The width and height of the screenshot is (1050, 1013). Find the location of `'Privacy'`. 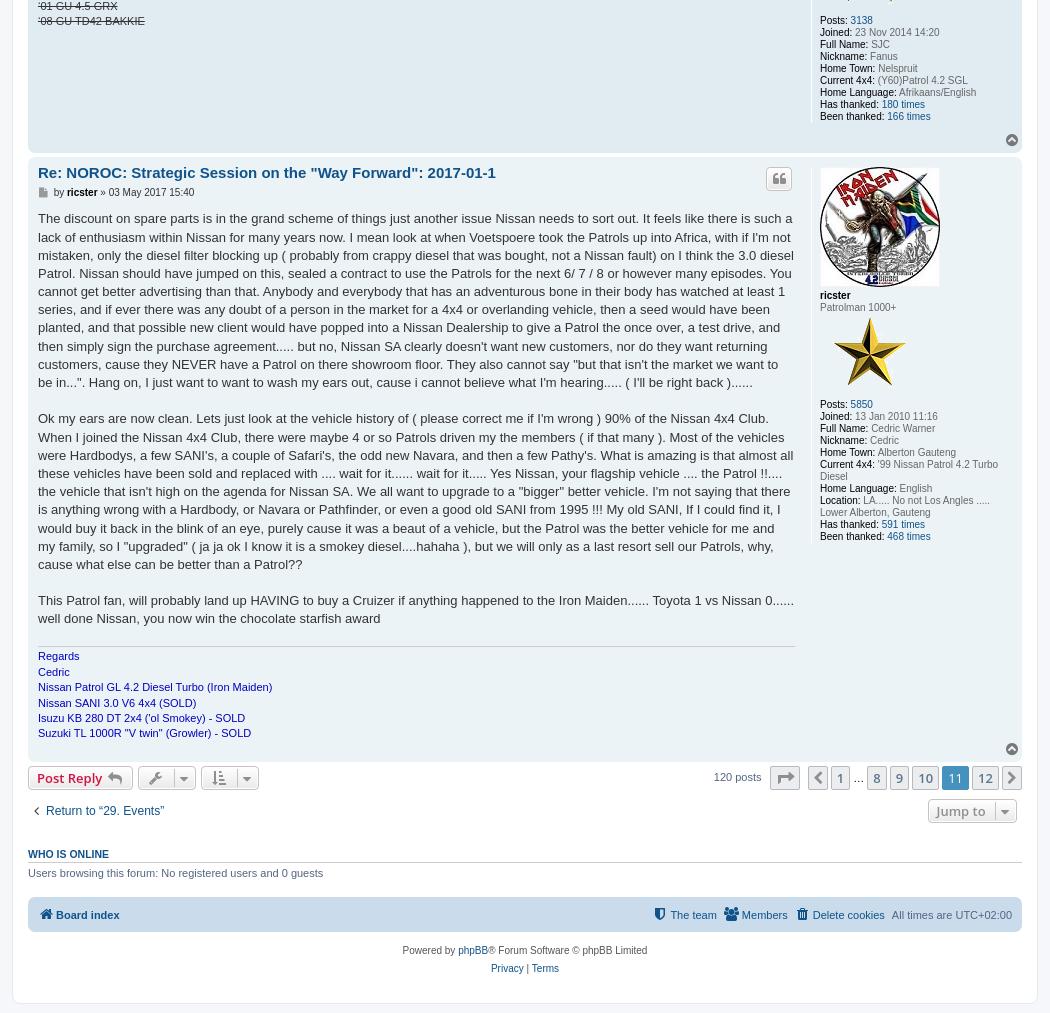

'Privacy' is located at coordinates (505, 968).